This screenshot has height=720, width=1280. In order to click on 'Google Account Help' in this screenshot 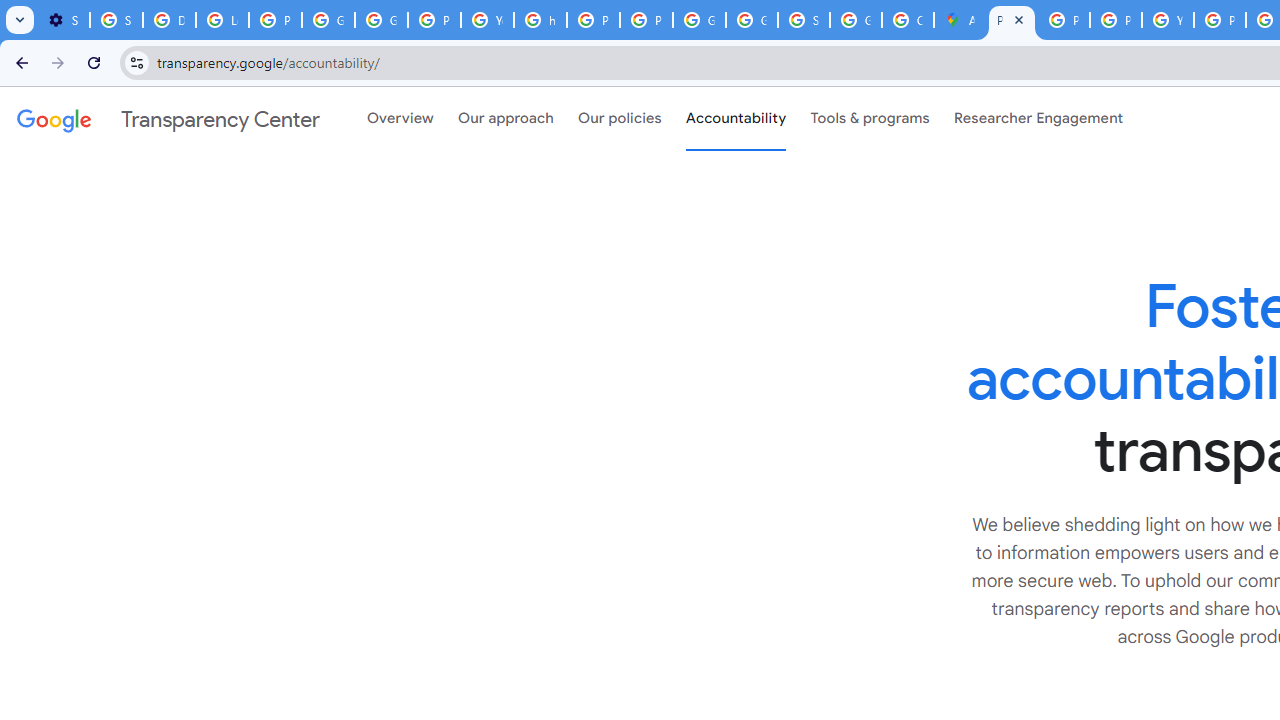, I will do `click(328, 20)`.